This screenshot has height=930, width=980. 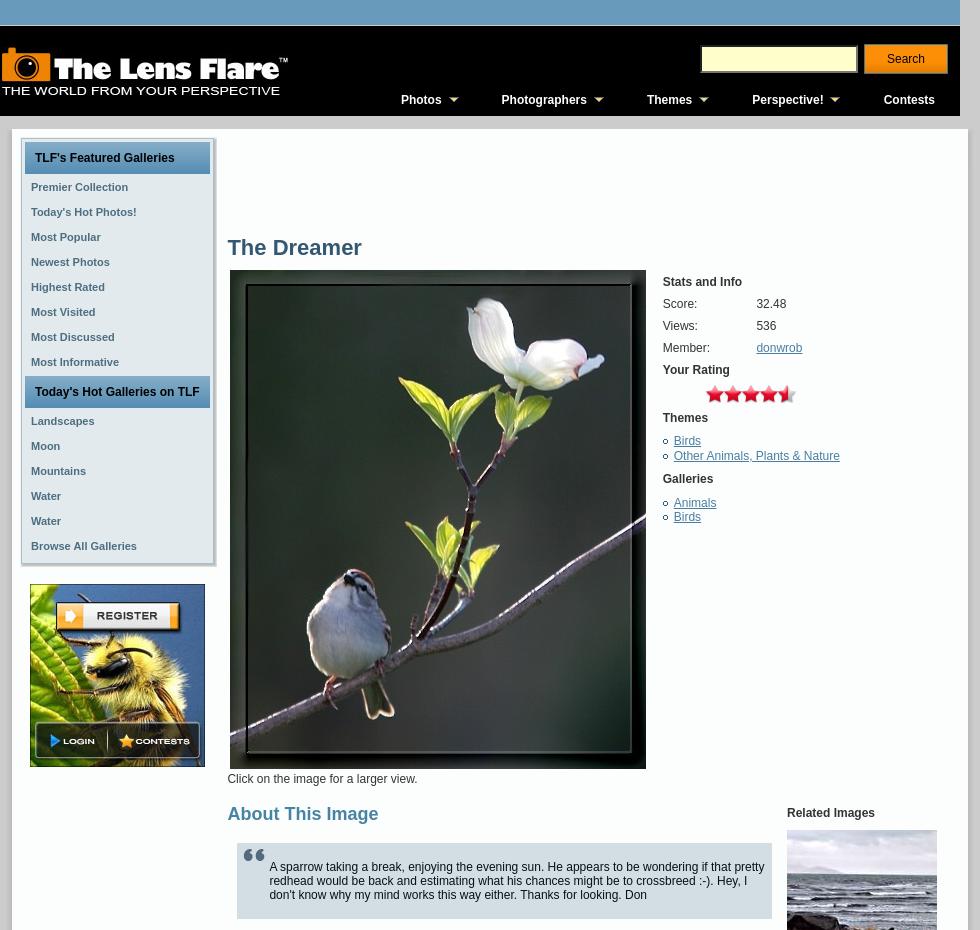 What do you see at coordinates (770, 304) in the screenshot?
I see `'32.48'` at bounding box center [770, 304].